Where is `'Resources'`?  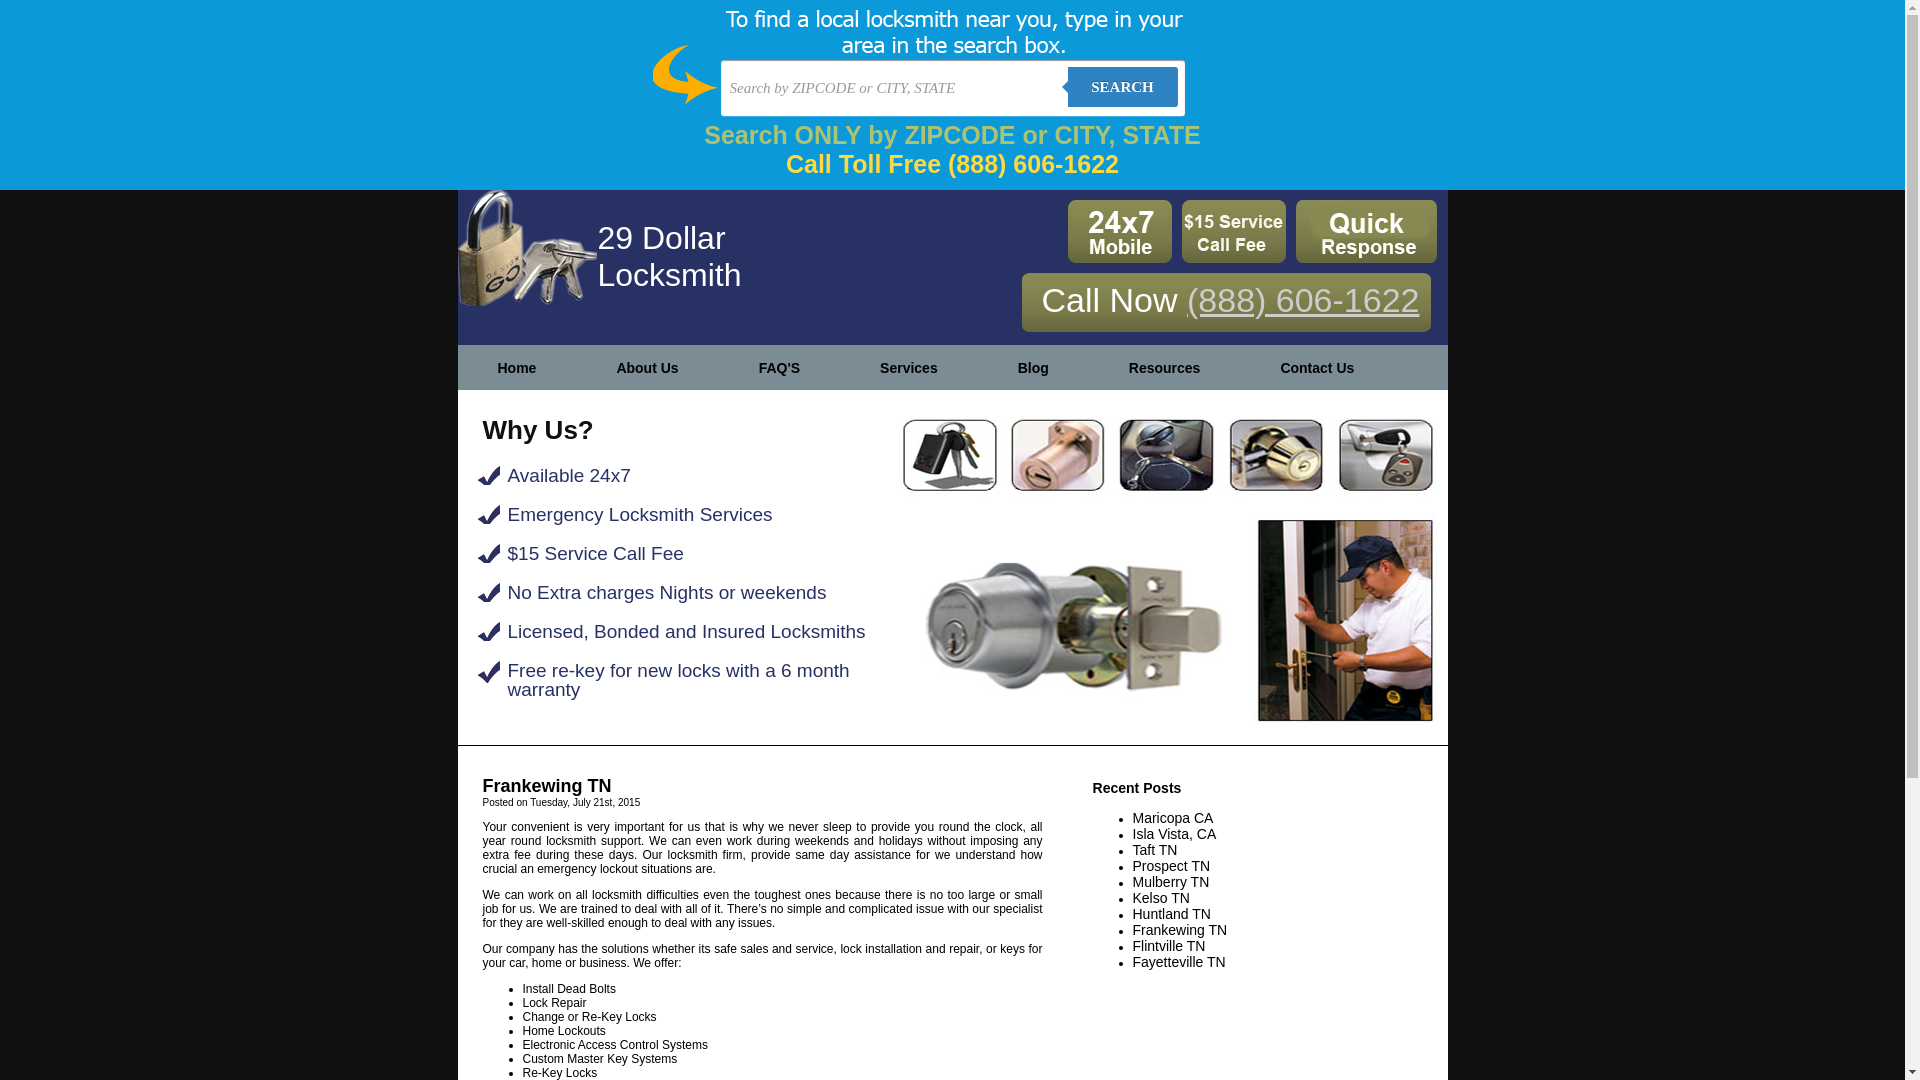 'Resources' is located at coordinates (1165, 367).